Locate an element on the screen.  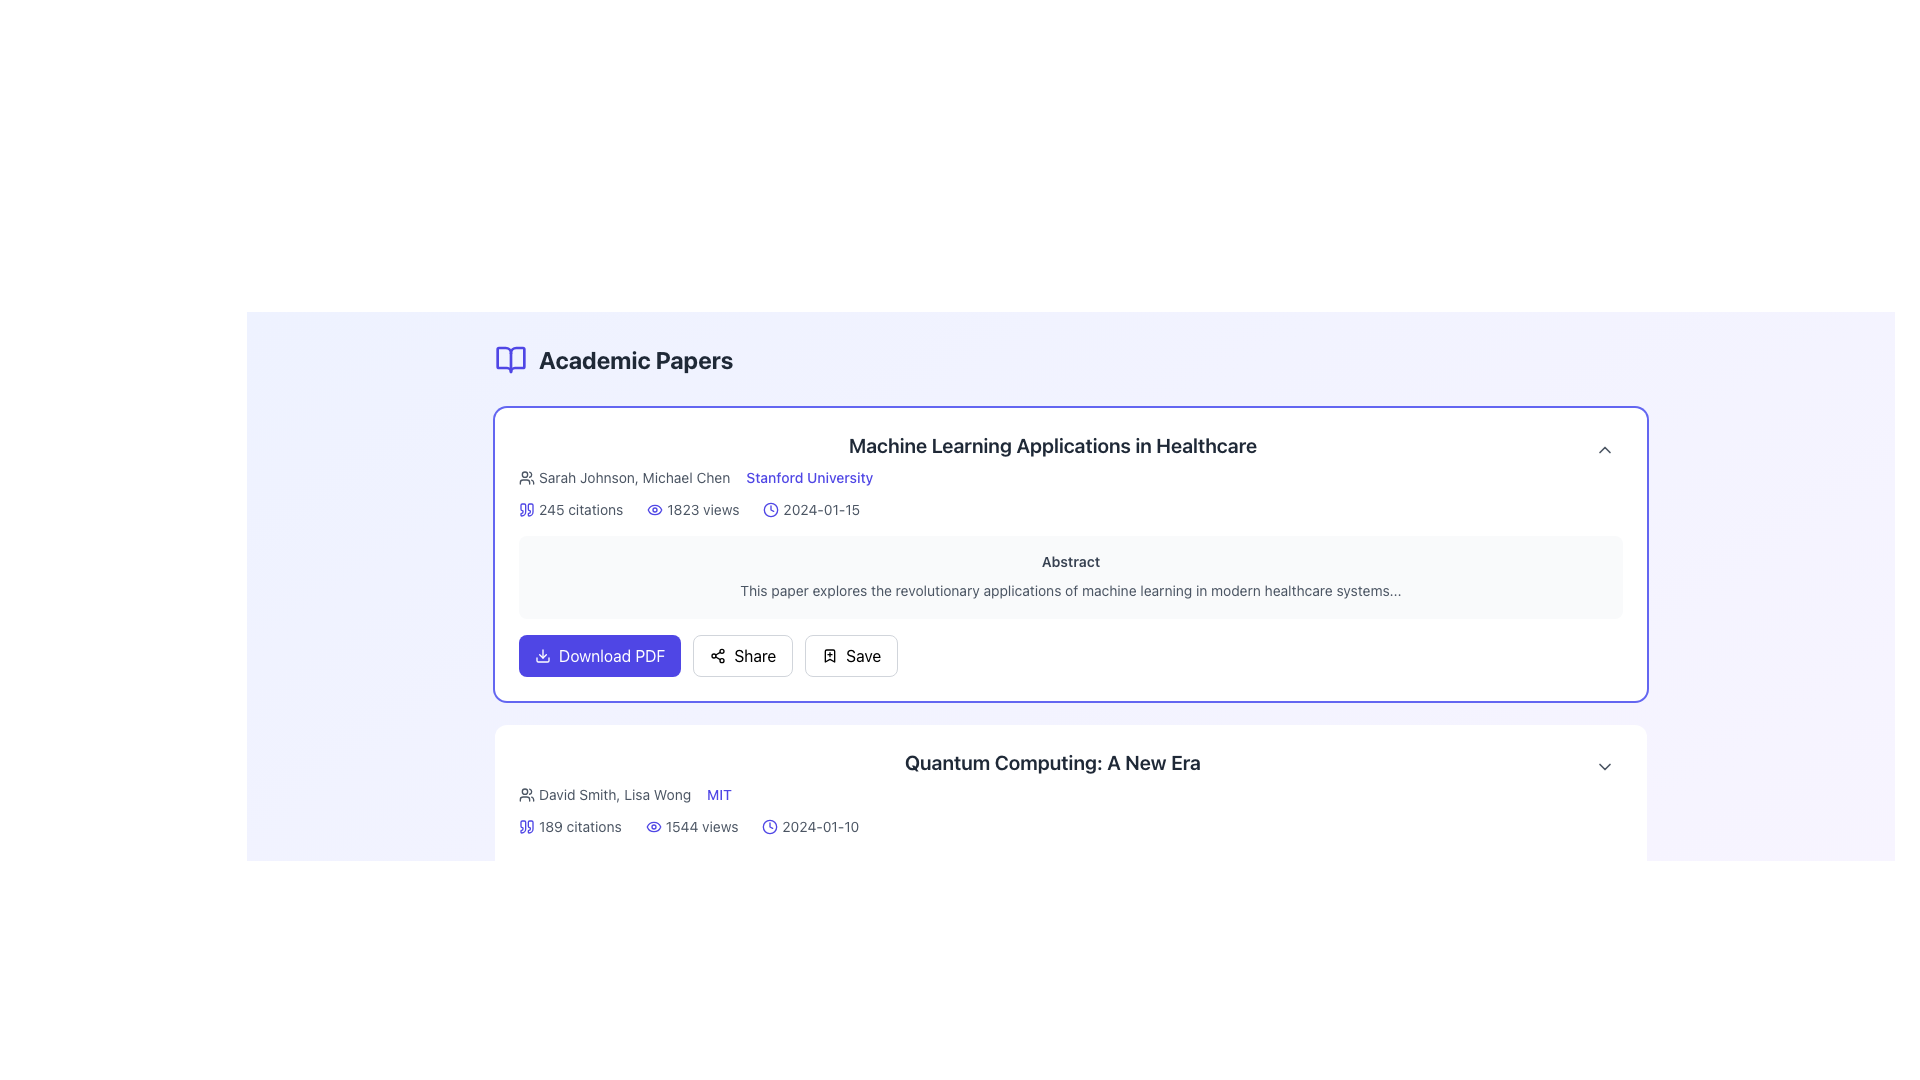
the text label that identifies the university or organization affiliated with the authors of the research paper, located to the right of 'Sarah Johnson, Michael Chen' in the header of the research paper card is located at coordinates (809, 478).